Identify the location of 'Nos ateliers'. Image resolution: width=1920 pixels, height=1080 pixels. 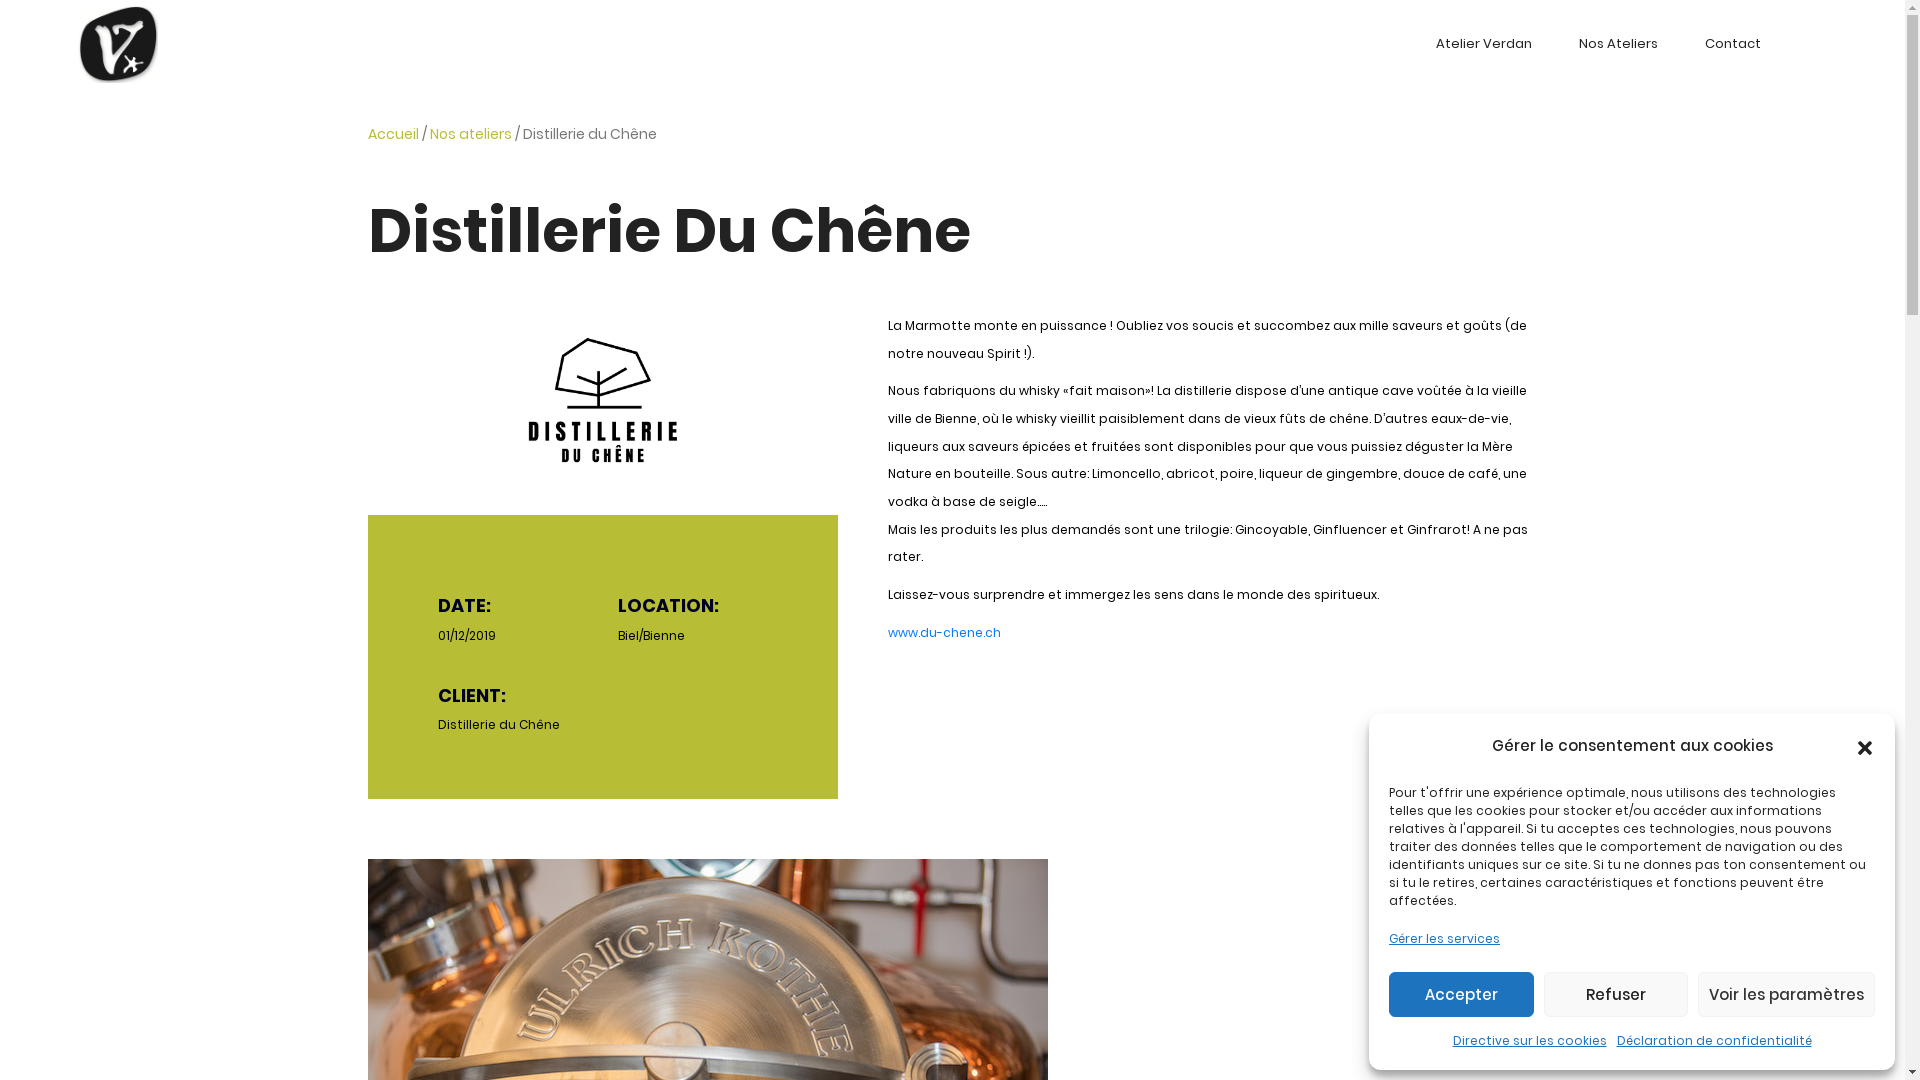
(469, 134).